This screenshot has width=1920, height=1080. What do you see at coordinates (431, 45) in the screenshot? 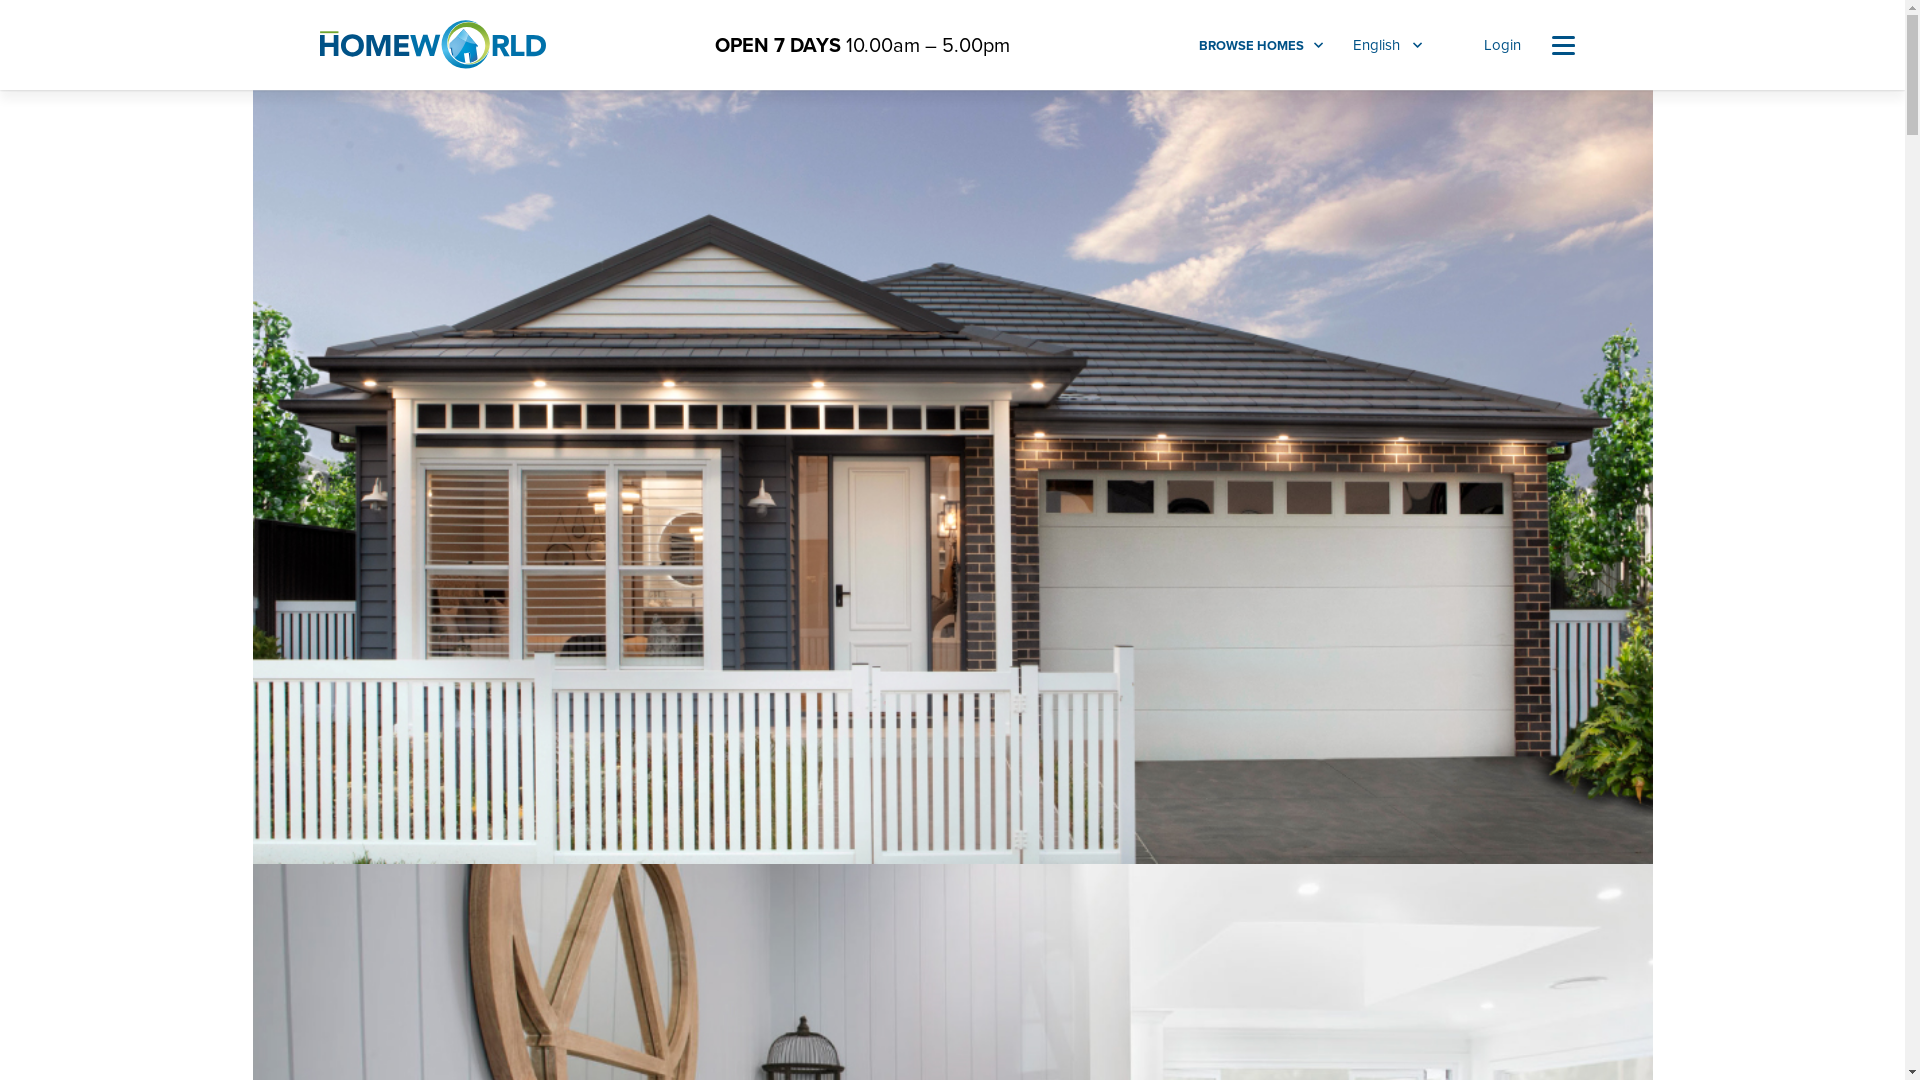
I see `'HomeWorld'` at bounding box center [431, 45].